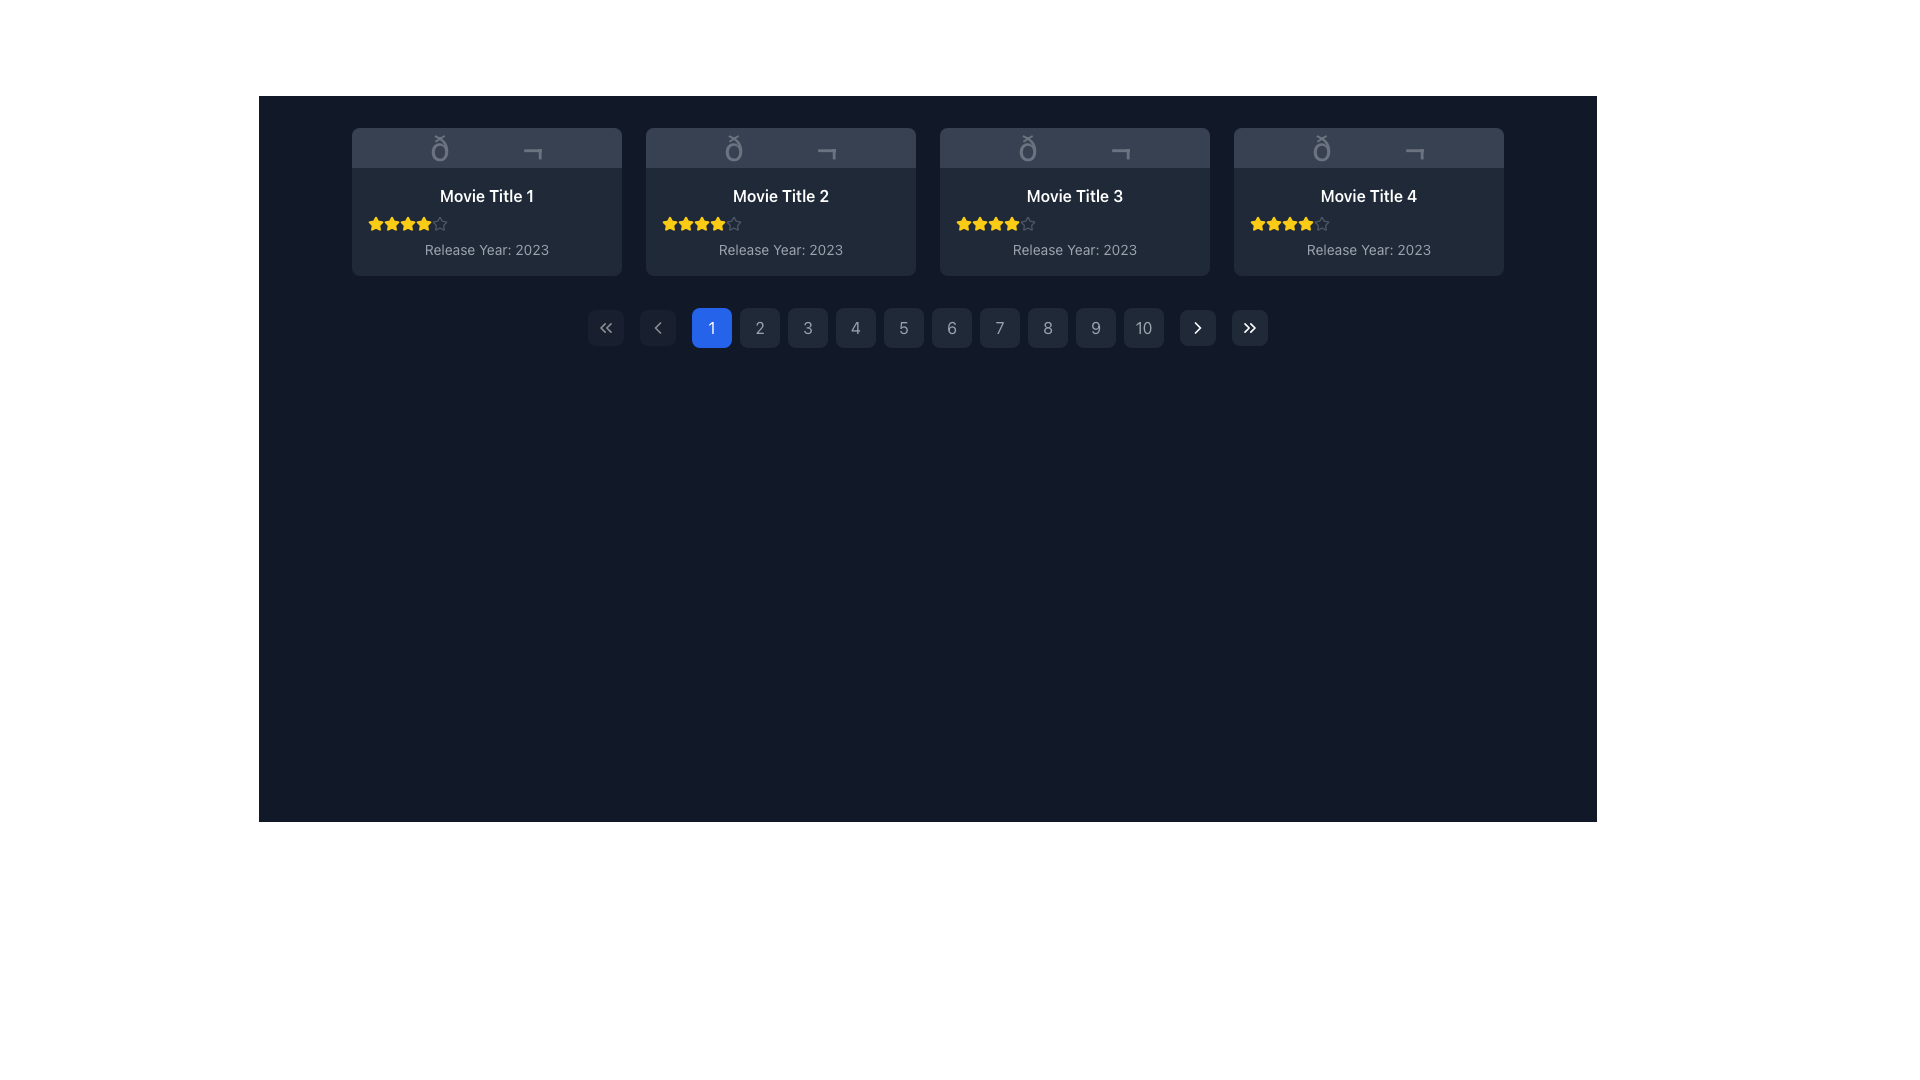  I want to click on the first filled yellow star icon in the rating section of the card for 'Movie Title 1', so click(375, 223).